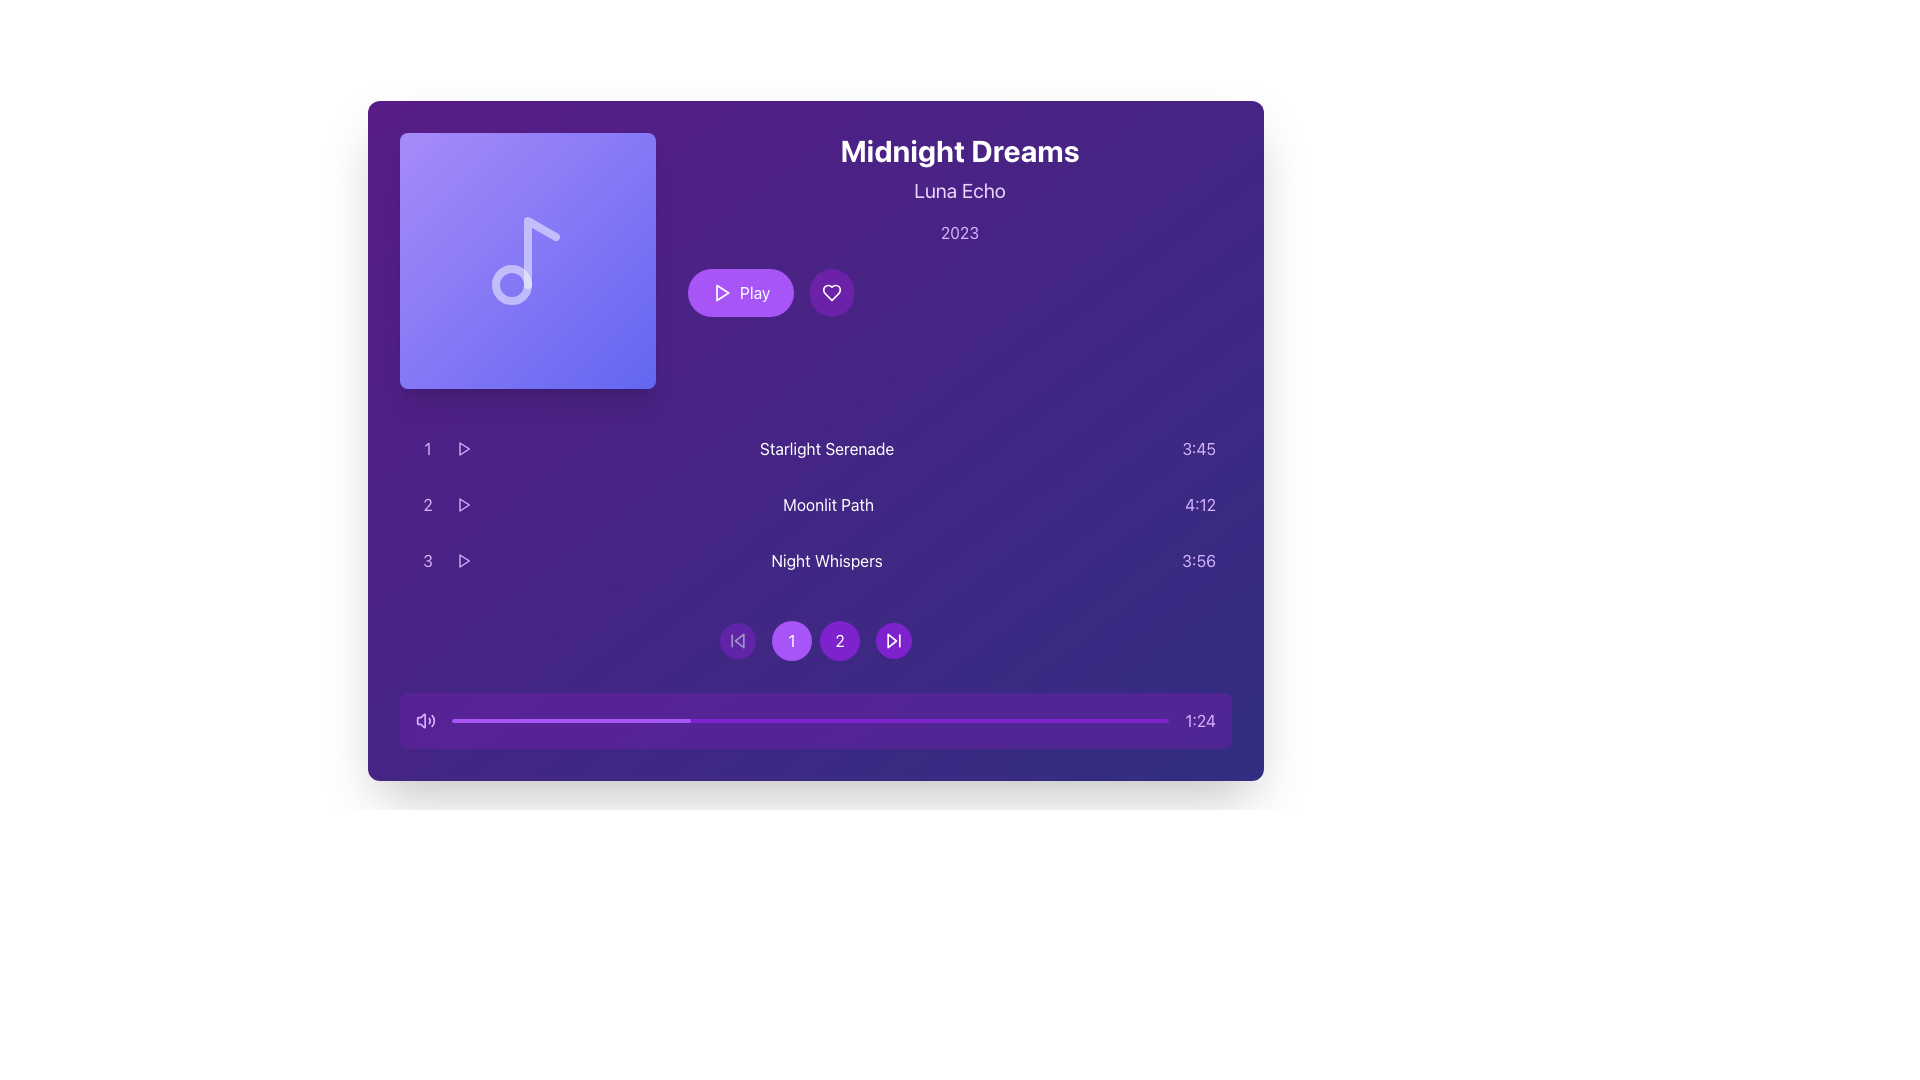 This screenshot has width=1920, height=1080. Describe the element at coordinates (874, 721) in the screenshot. I see `playback position` at that location.